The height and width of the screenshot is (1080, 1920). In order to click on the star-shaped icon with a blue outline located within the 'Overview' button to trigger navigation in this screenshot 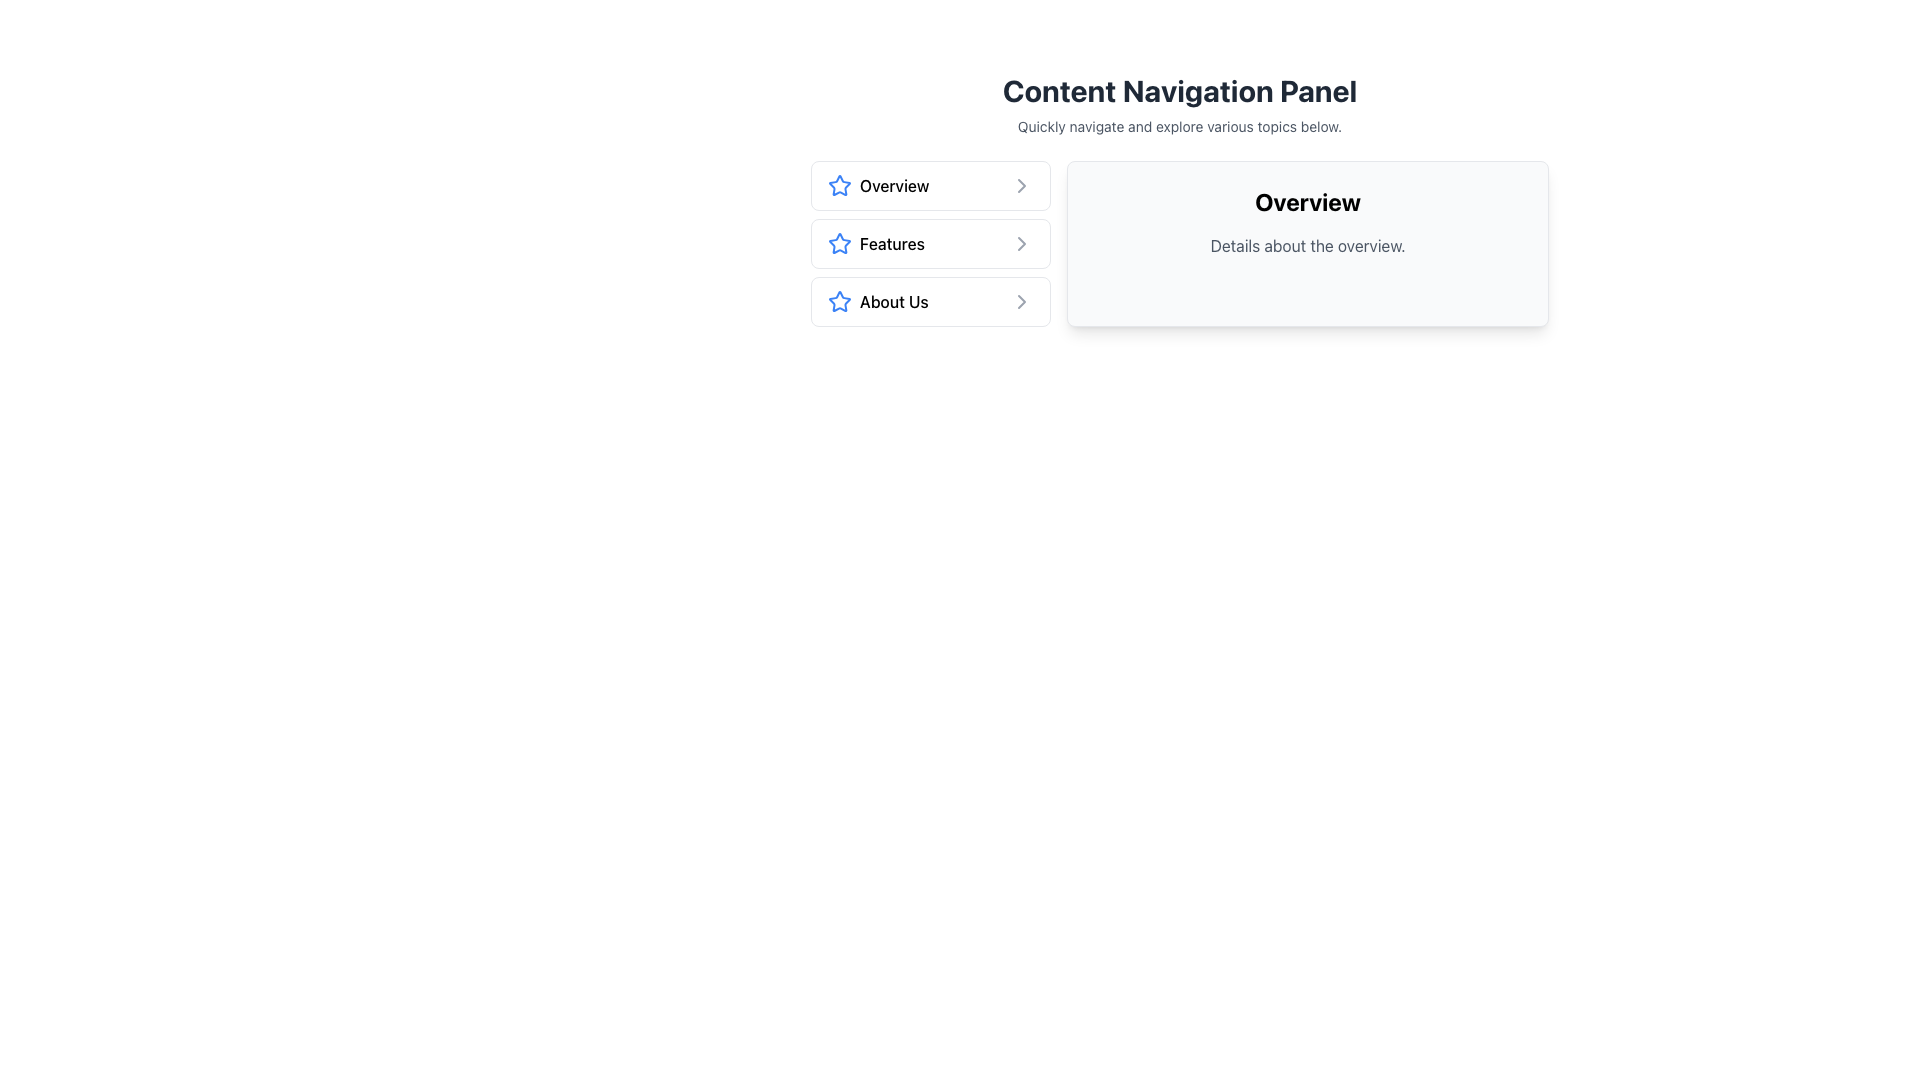, I will do `click(840, 185)`.